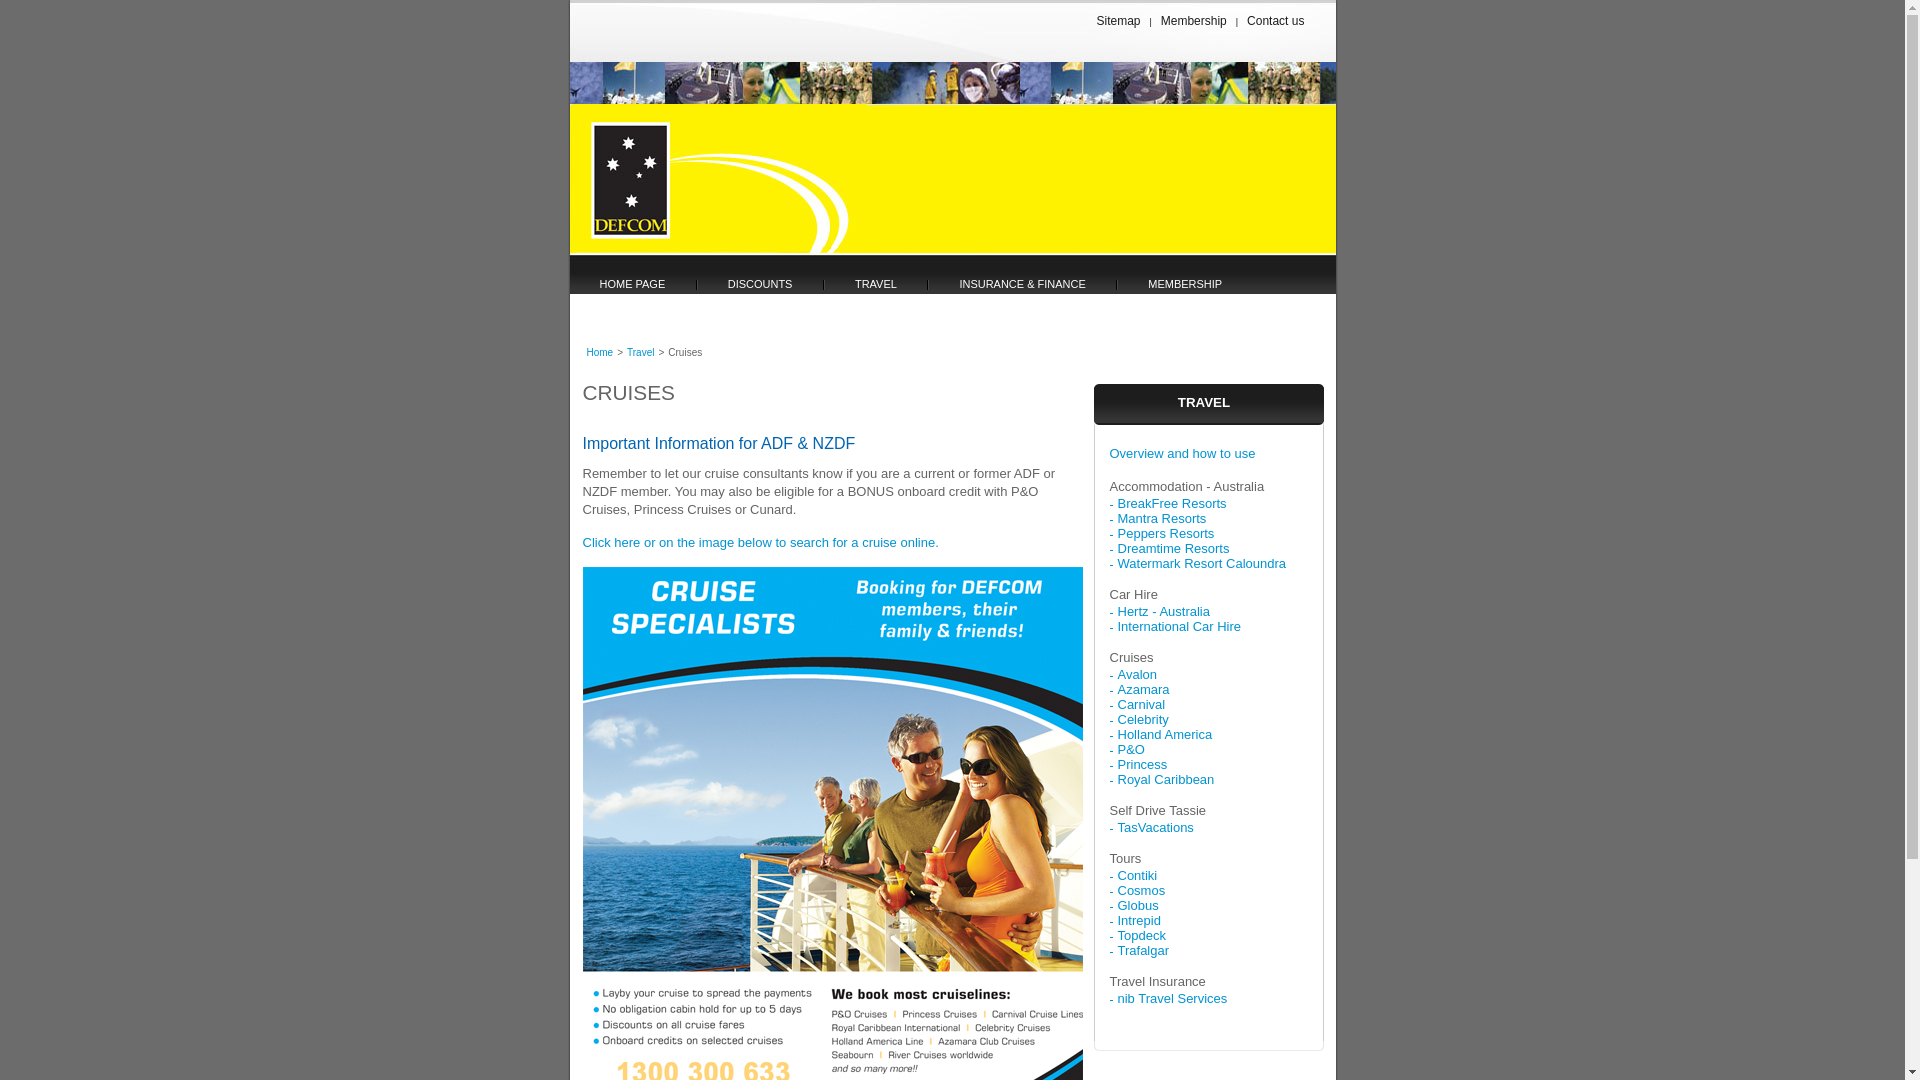 This screenshot has height=1080, width=1920. Describe the element at coordinates (1117, 548) in the screenshot. I see `'Dreamtime Resorts'` at that location.